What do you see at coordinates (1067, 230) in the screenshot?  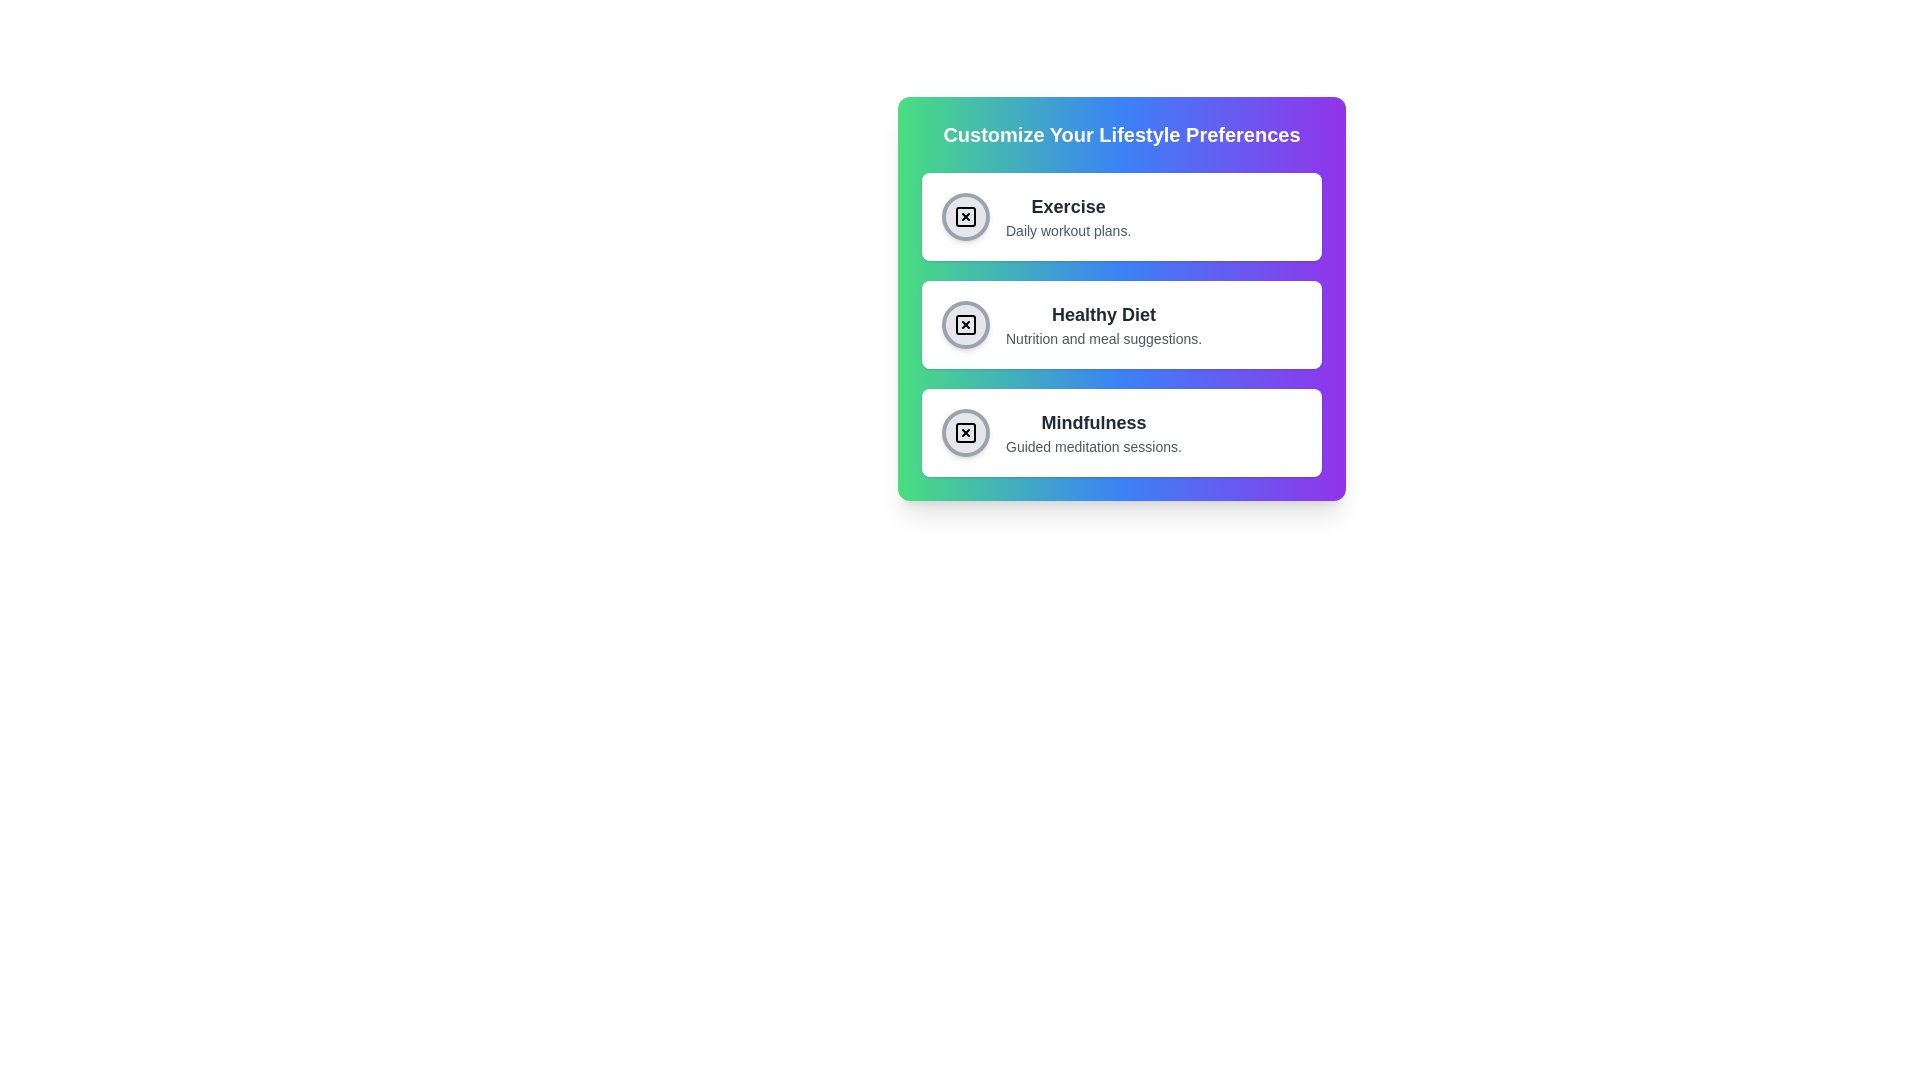 I see `the text label that contains 'Daily workout plans.' styled in small gray font, located beneath the 'Exercise' text` at bounding box center [1067, 230].